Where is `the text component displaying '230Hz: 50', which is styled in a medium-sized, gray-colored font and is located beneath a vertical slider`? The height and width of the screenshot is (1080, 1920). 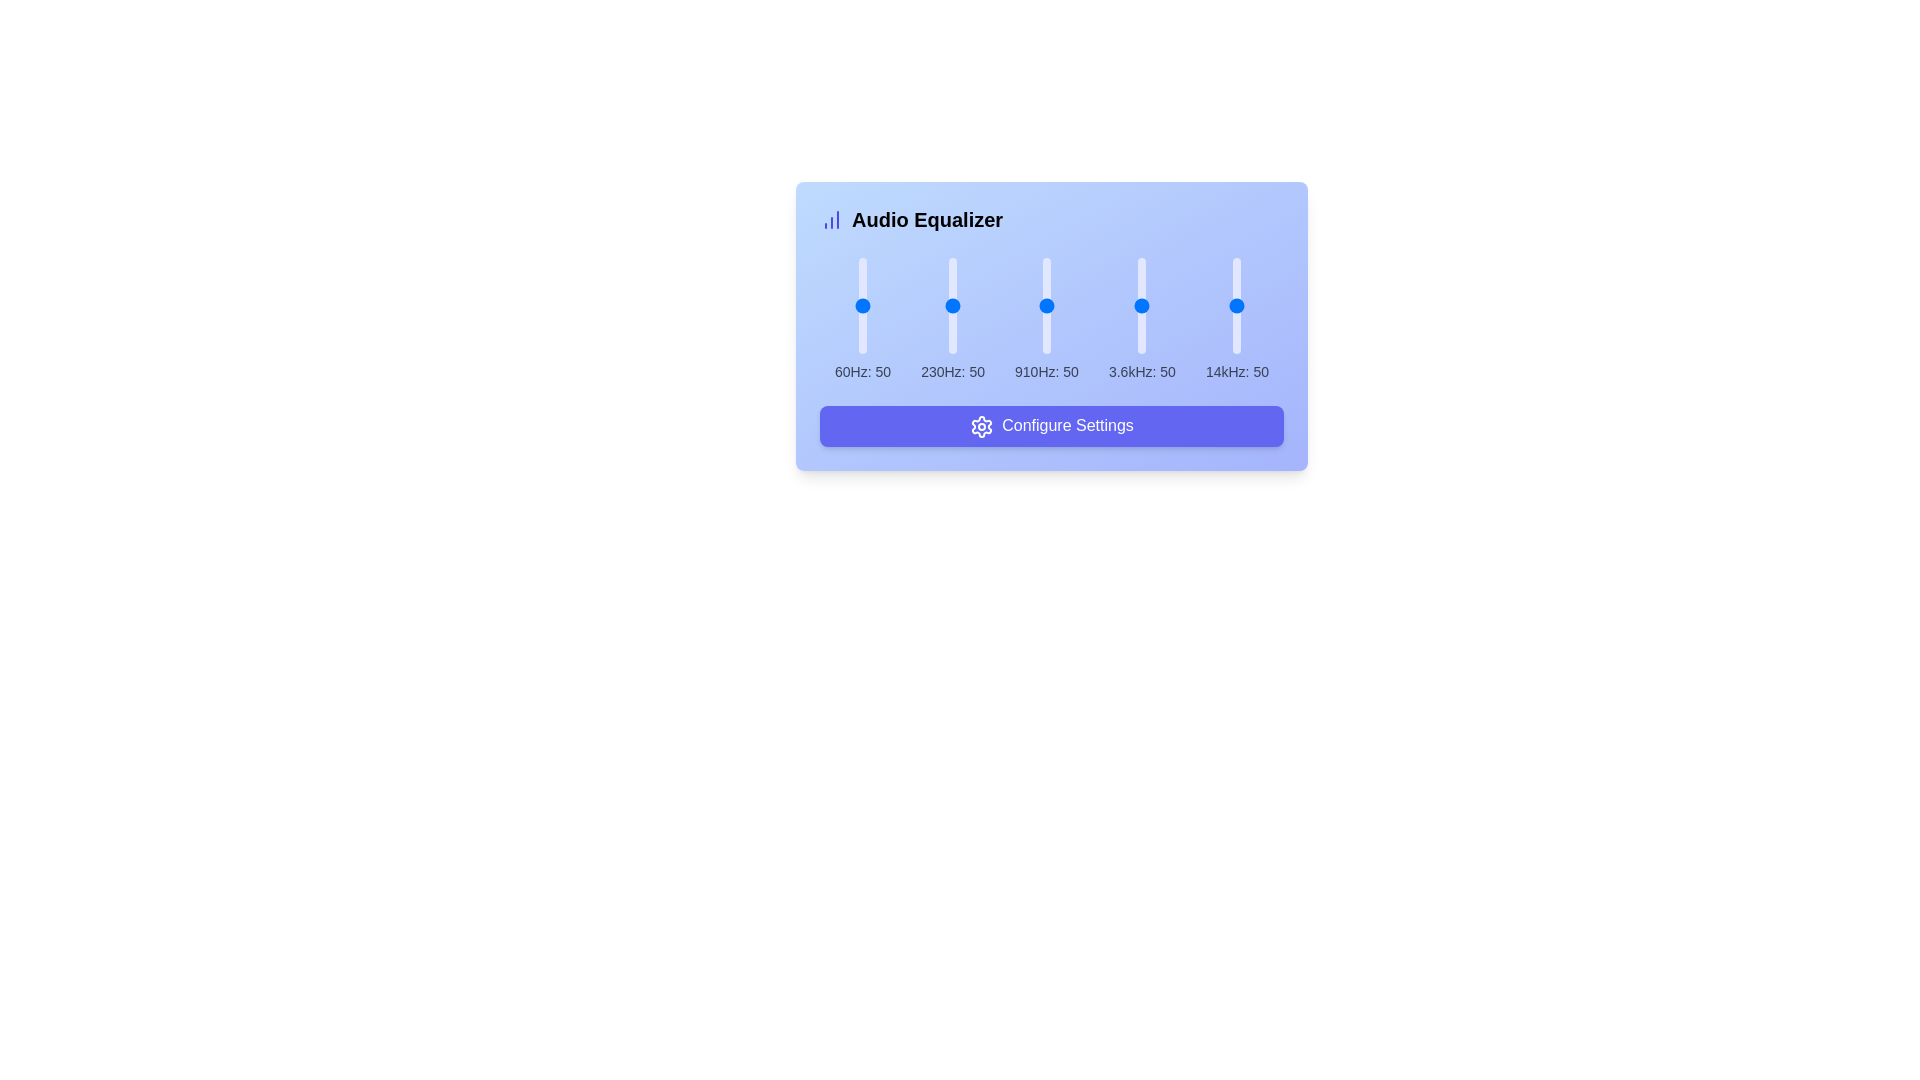
the text component displaying '230Hz: 50', which is styled in a medium-sized, gray-colored font and is located beneath a vertical slider is located at coordinates (952, 371).